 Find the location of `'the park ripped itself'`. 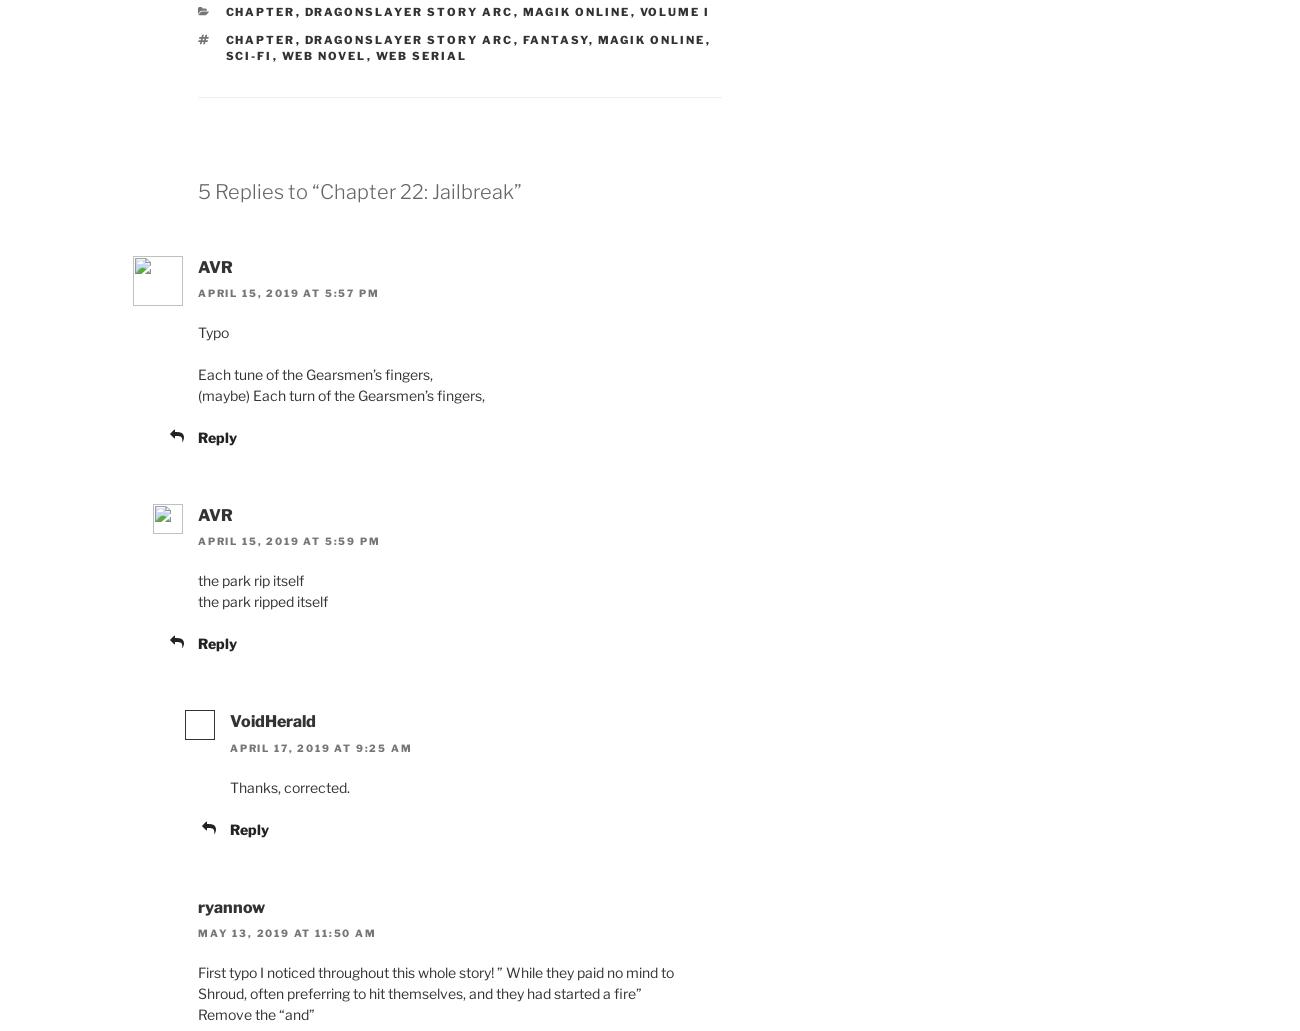

'the park ripped itself' is located at coordinates (261, 600).